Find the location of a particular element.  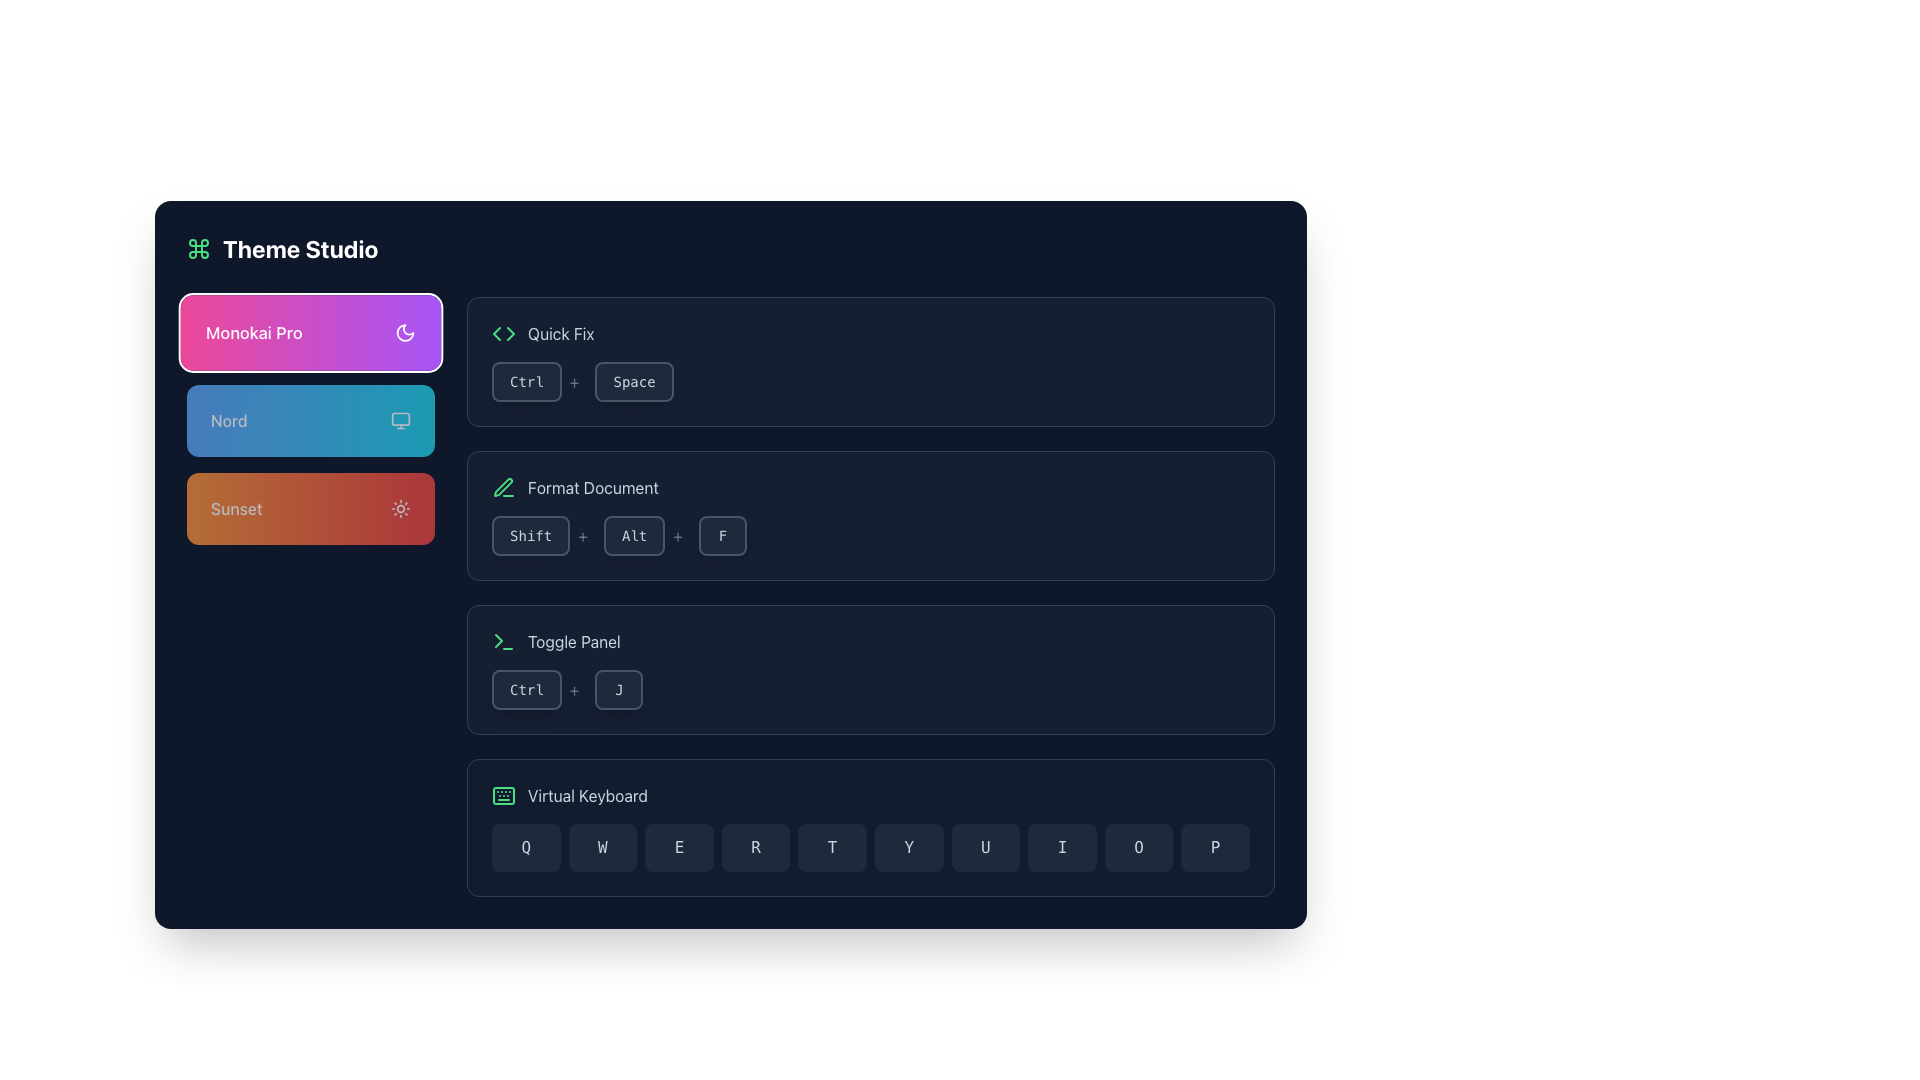

the 'F' keyboard key button, which is the third button in the sequence for 'Shift + Alt + F', located in the 'Format Document' section is located at coordinates (722, 535).